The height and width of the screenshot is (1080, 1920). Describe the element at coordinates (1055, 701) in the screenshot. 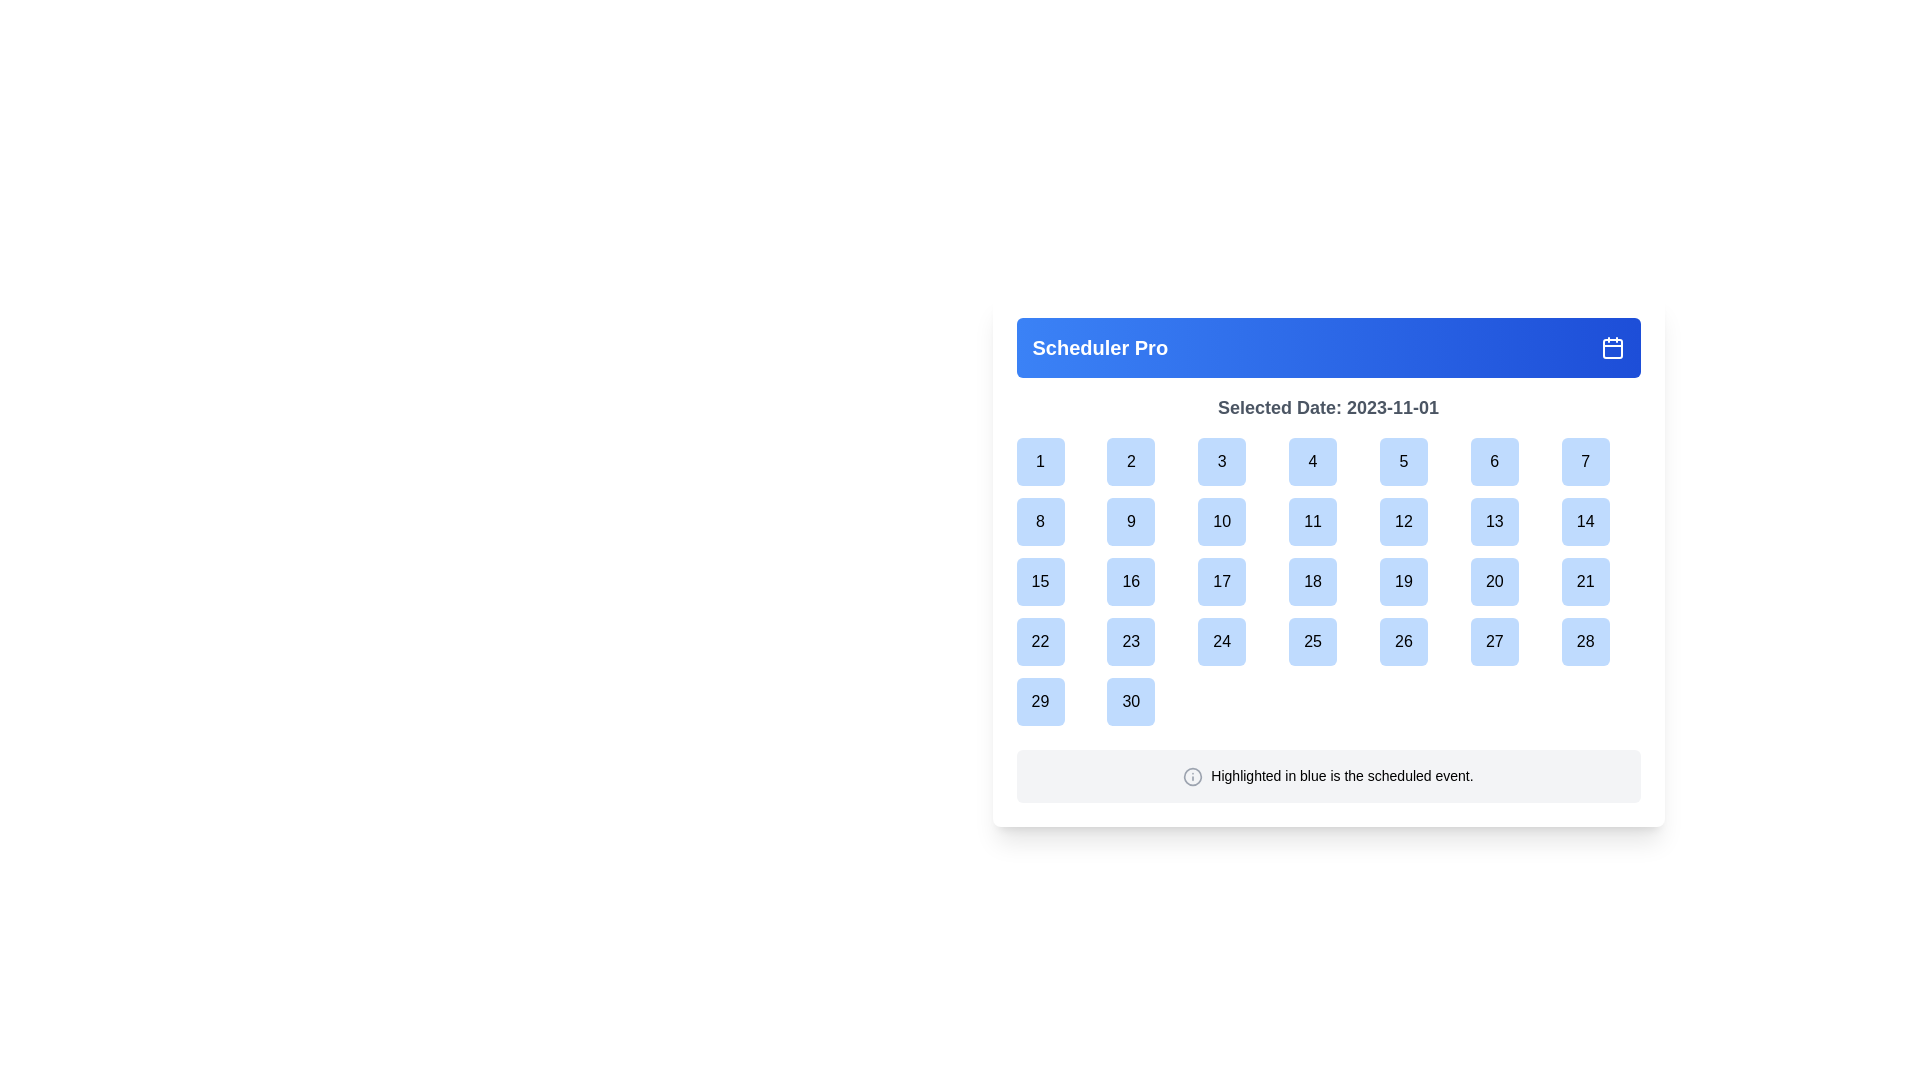

I see `the calendar date cell displaying '29'` at that location.